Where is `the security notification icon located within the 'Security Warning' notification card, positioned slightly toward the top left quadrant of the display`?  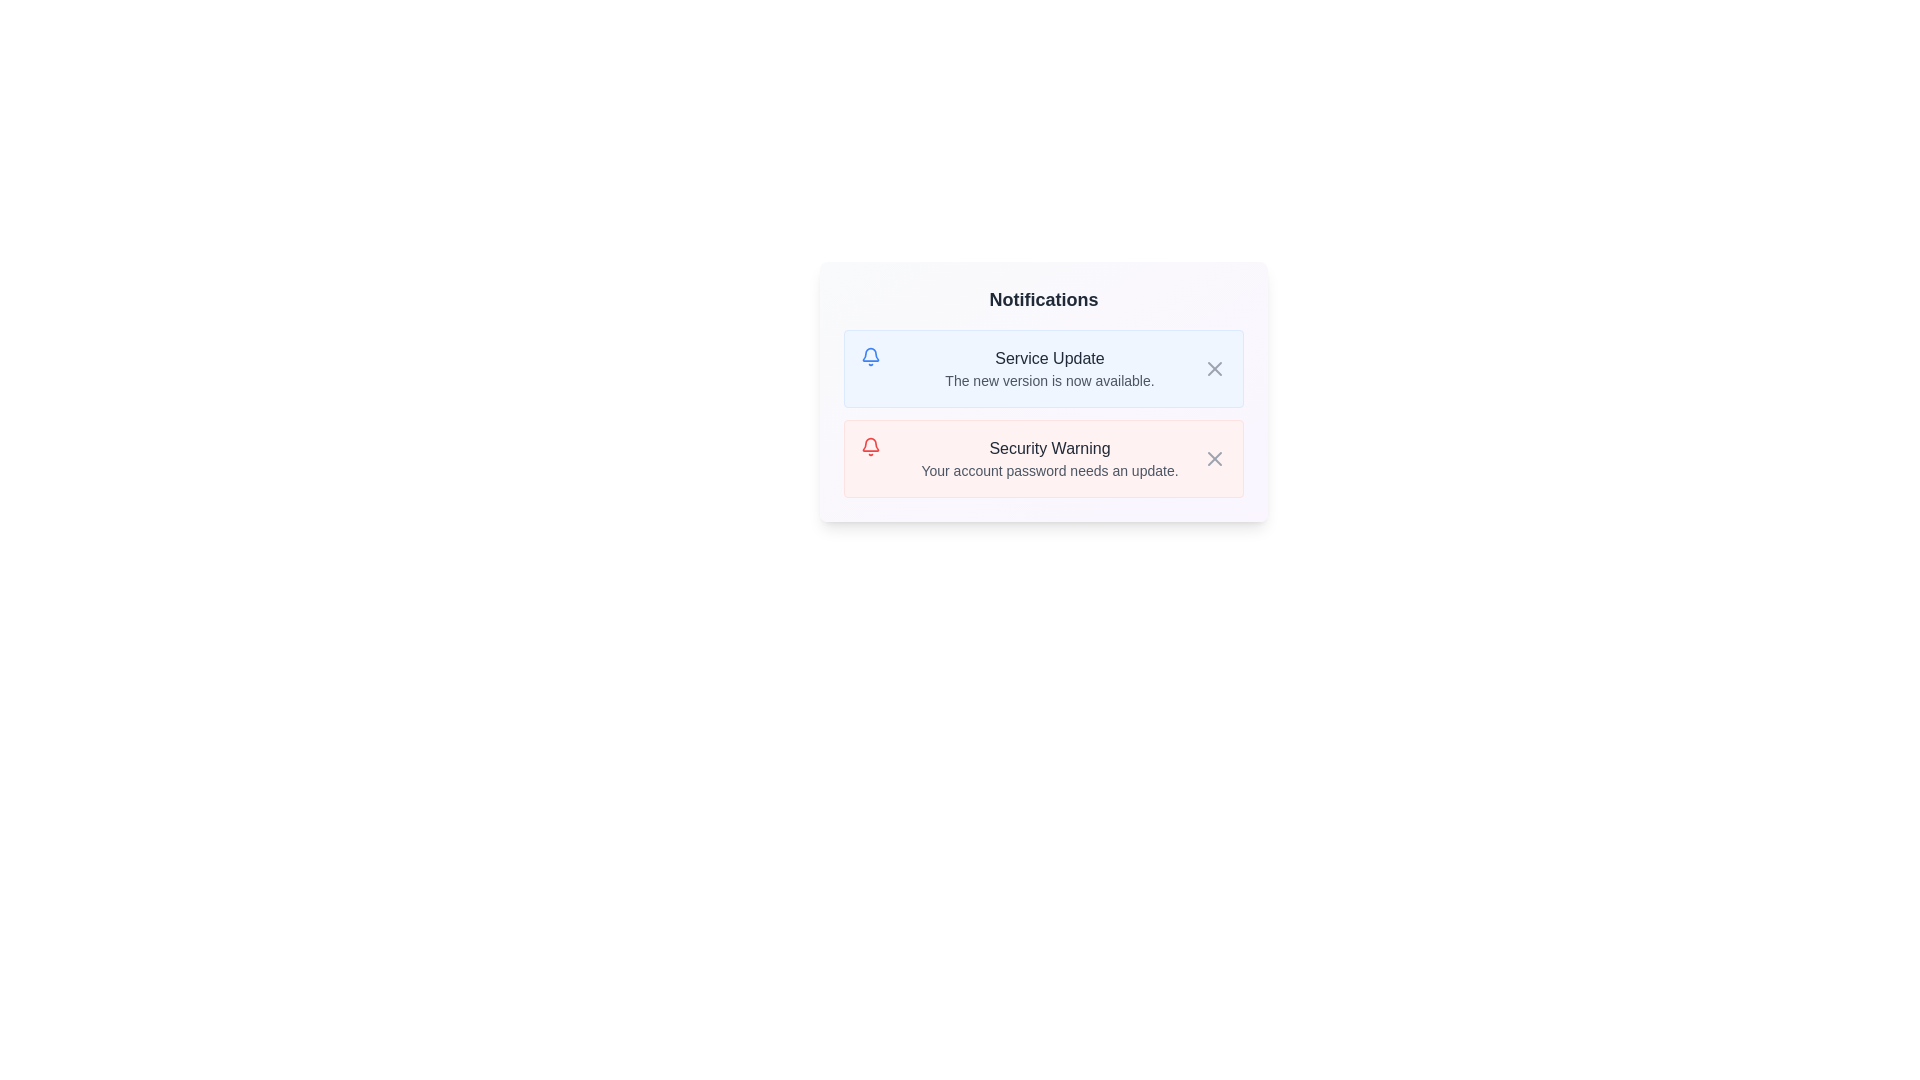
the security notification icon located within the 'Security Warning' notification card, positioned slightly toward the top left quadrant of the display is located at coordinates (870, 446).